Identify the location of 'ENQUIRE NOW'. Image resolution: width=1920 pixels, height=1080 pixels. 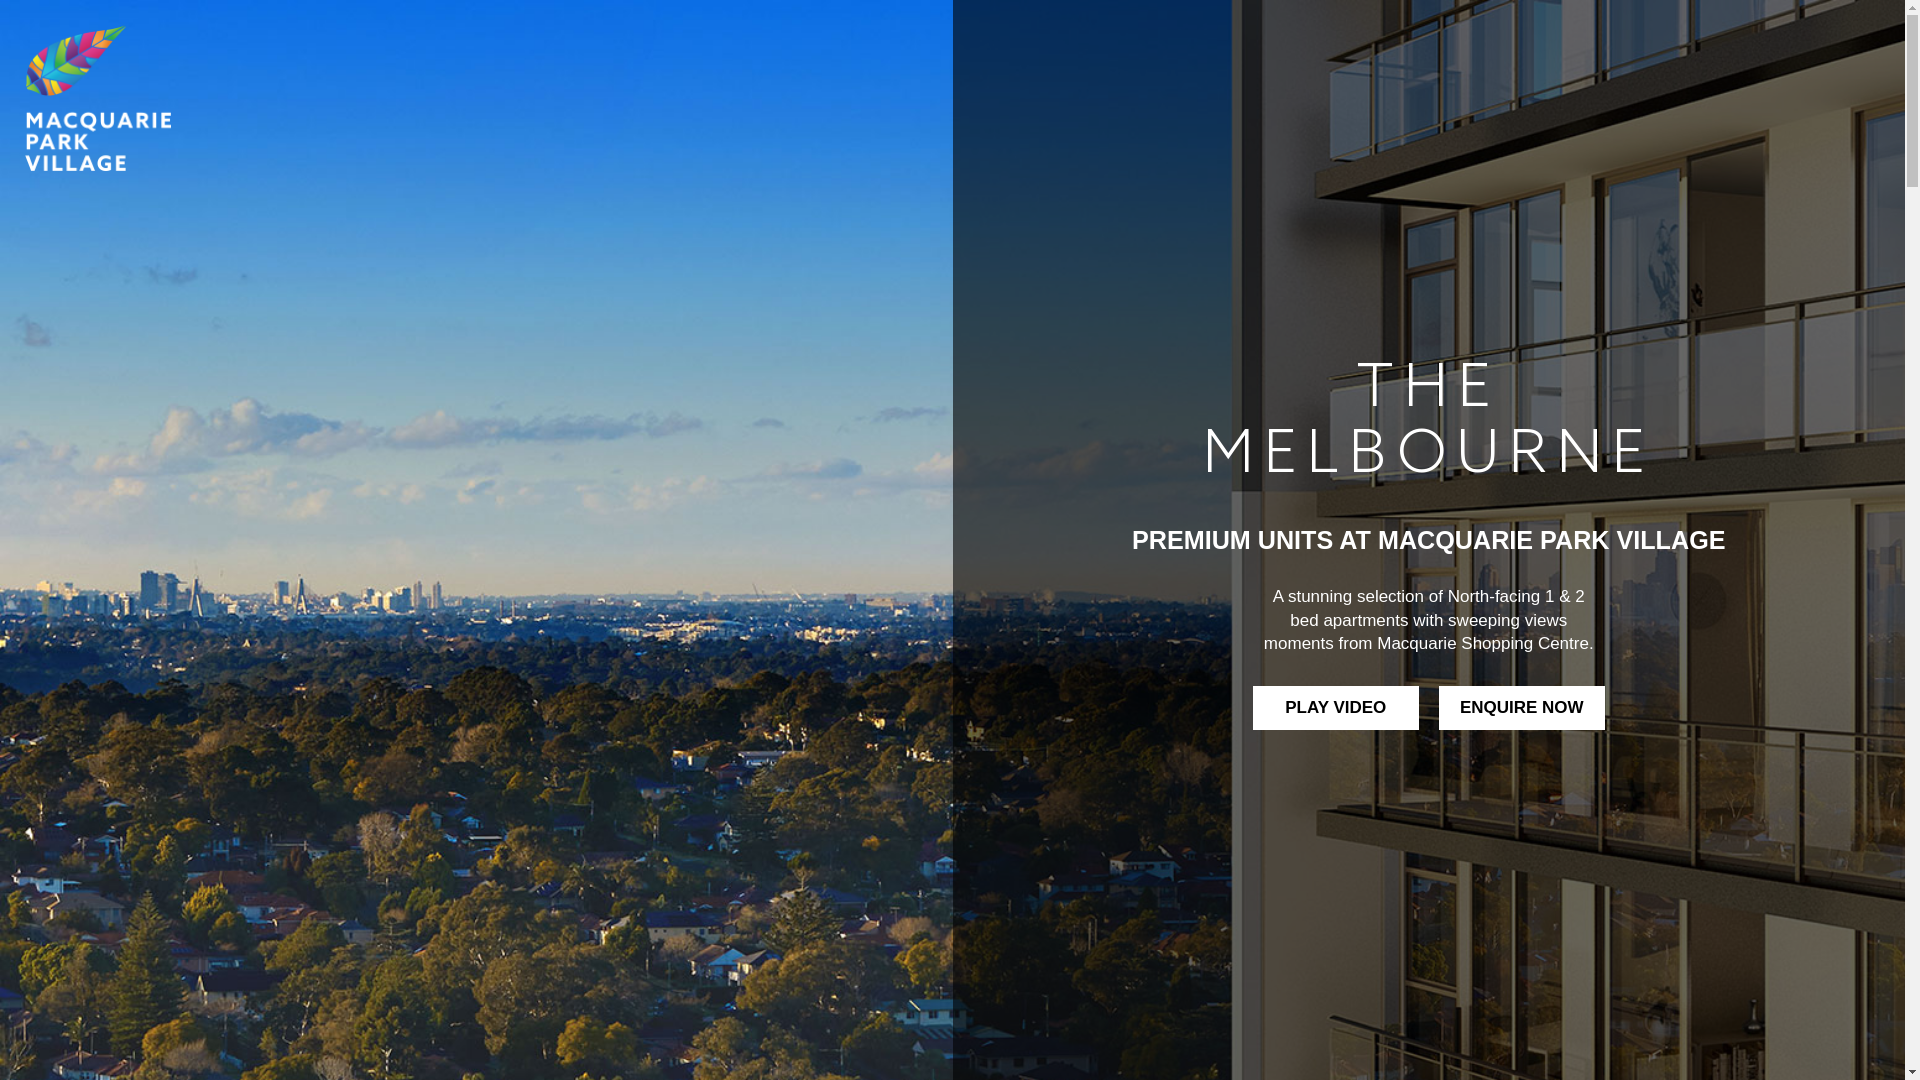
(1520, 707).